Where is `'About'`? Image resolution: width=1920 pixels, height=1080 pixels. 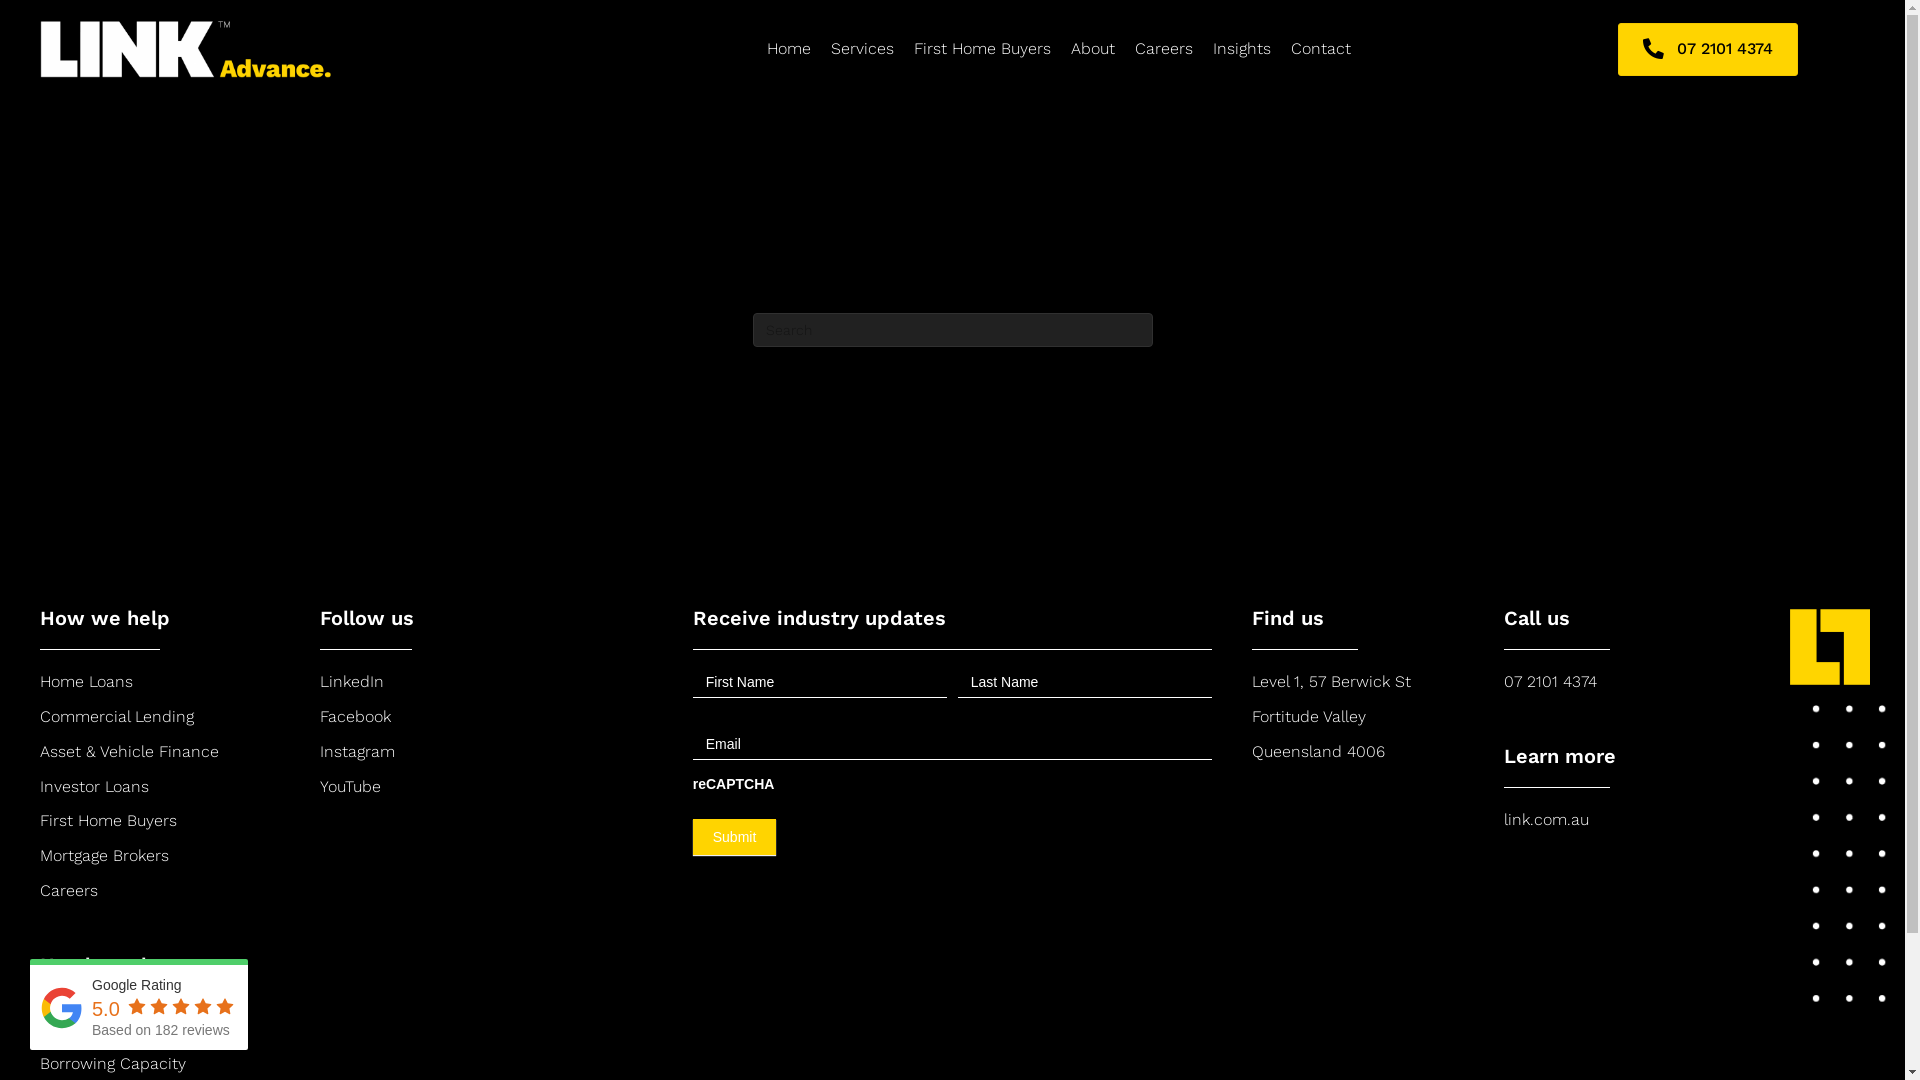
'About' is located at coordinates (1092, 48).